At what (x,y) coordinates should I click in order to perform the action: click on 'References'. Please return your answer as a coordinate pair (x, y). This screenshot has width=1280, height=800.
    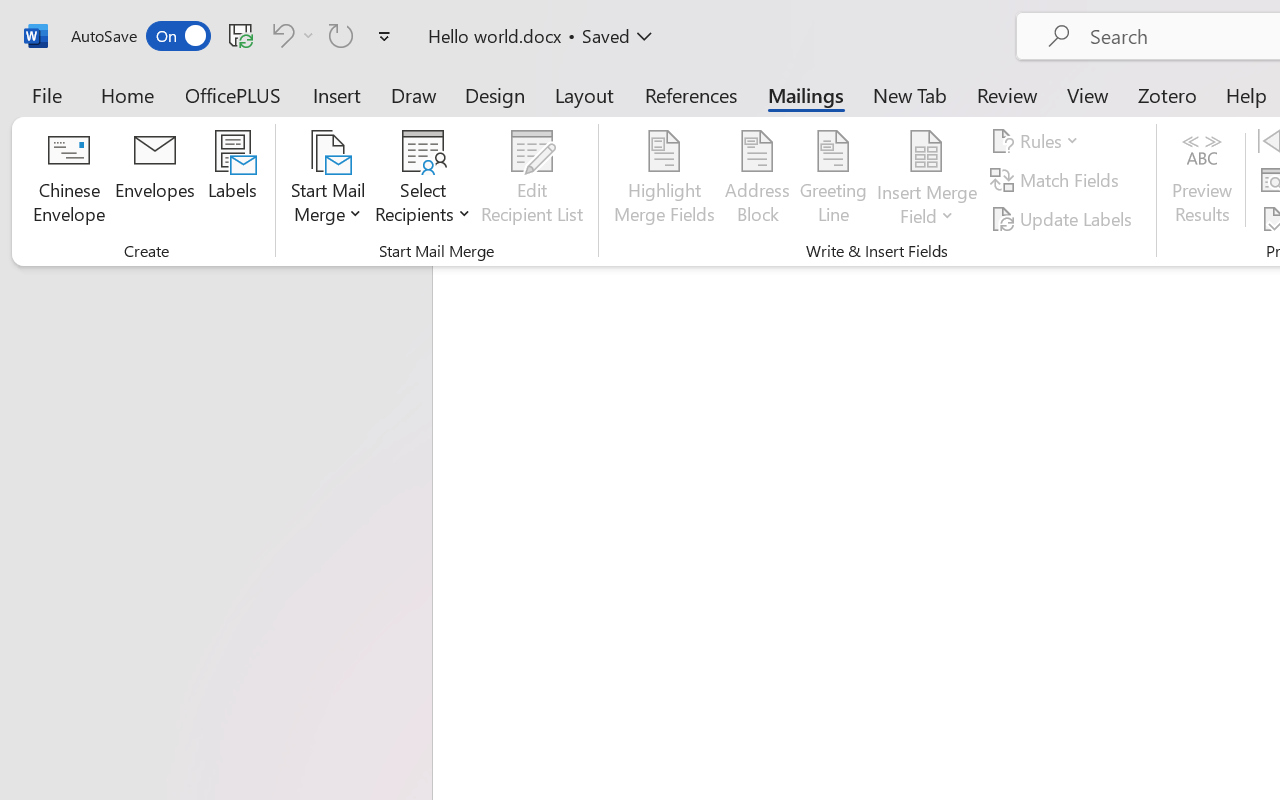
    Looking at the image, I should click on (691, 94).